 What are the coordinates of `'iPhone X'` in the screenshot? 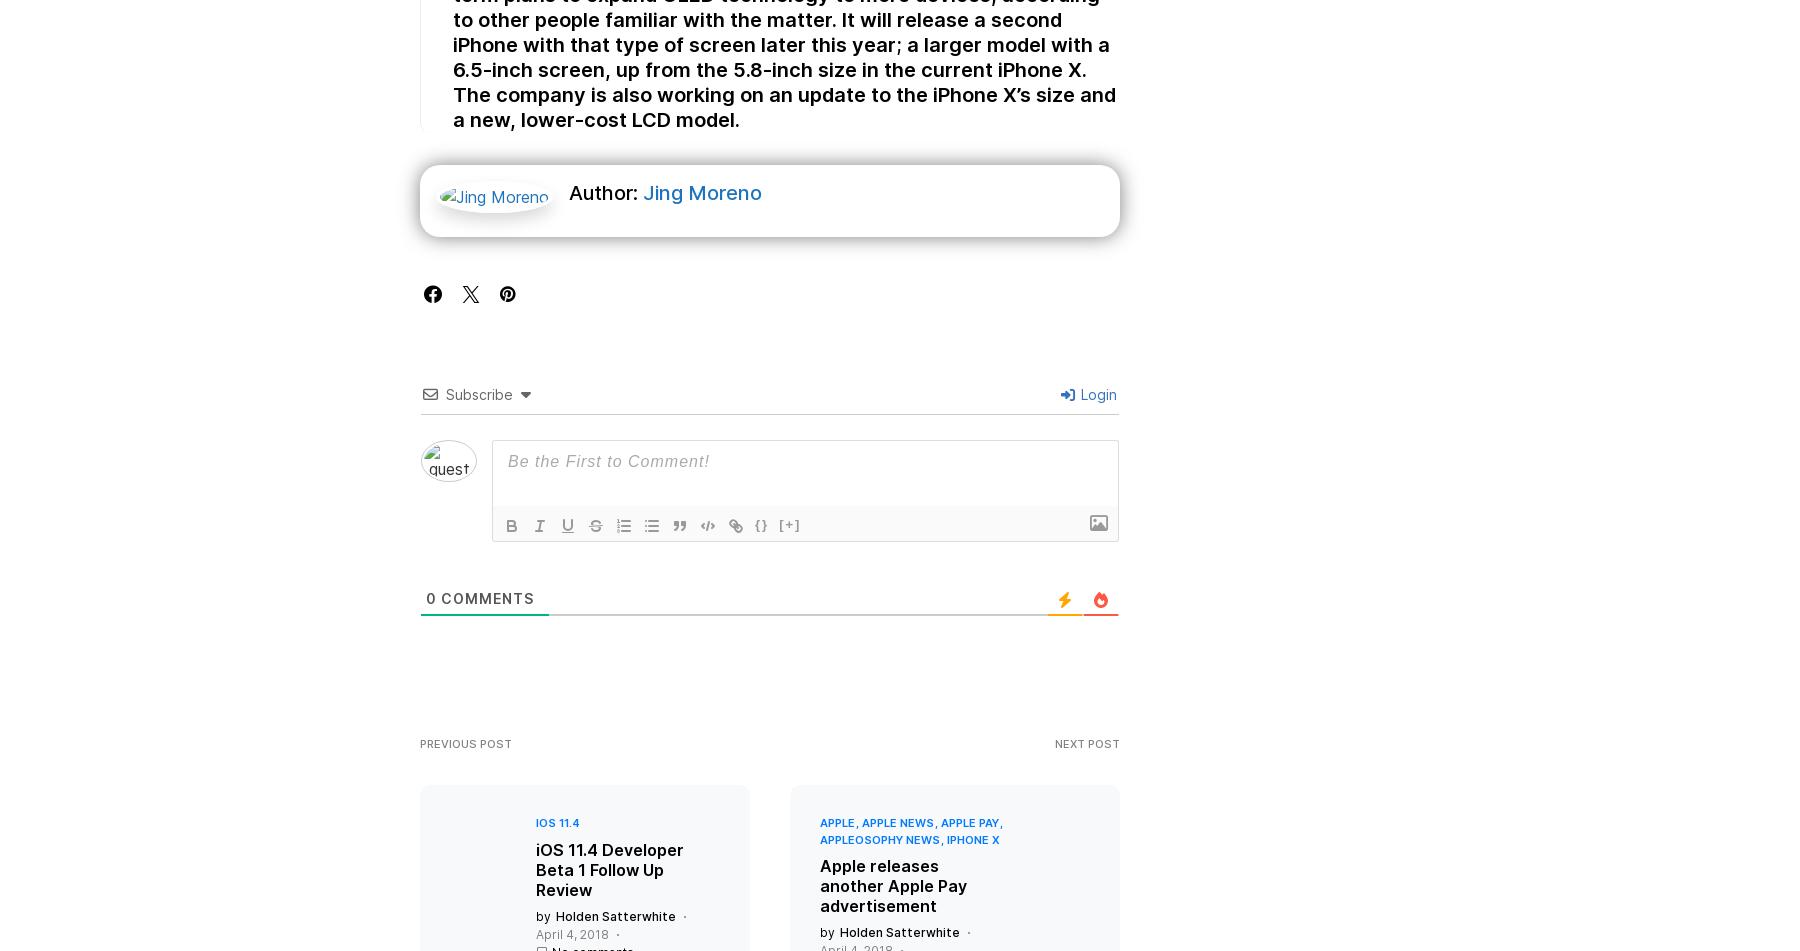 It's located at (972, 858).